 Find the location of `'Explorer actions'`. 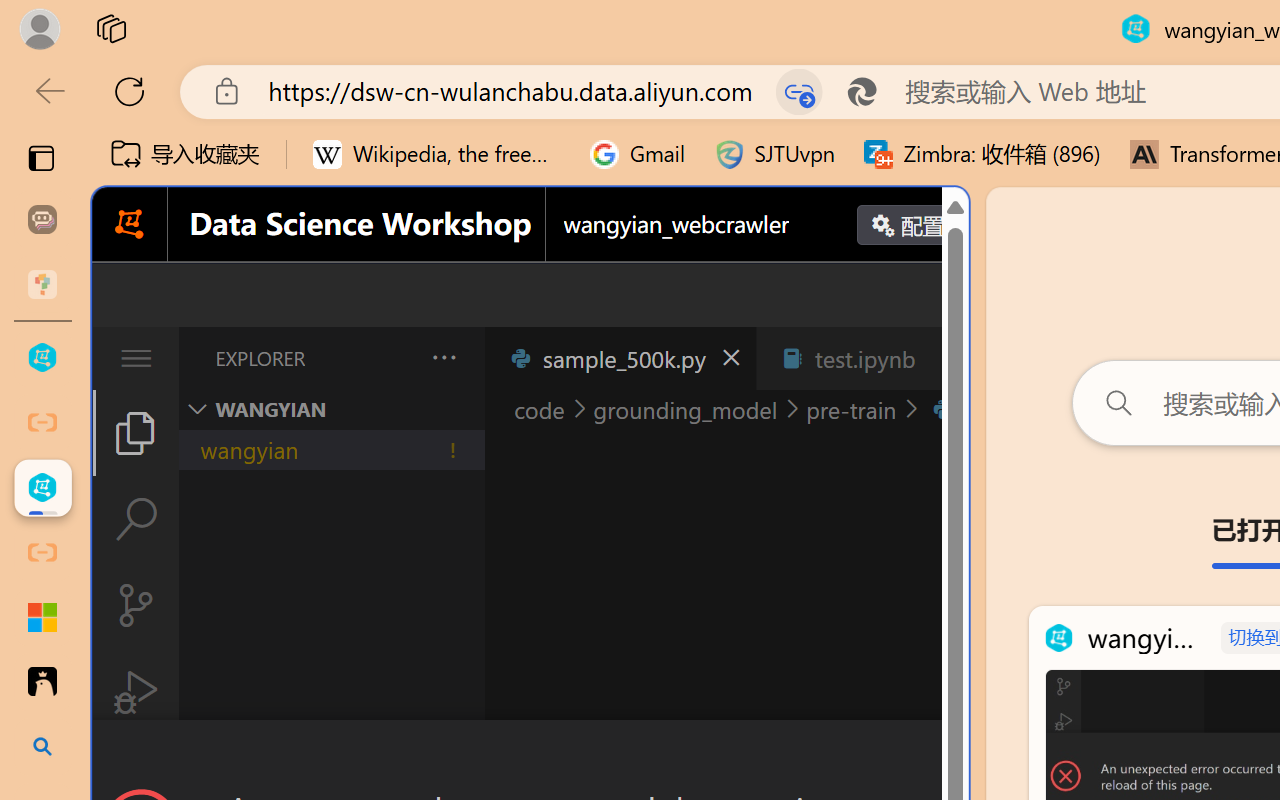

'Explorer actions' is located at coordinates (391, 358).